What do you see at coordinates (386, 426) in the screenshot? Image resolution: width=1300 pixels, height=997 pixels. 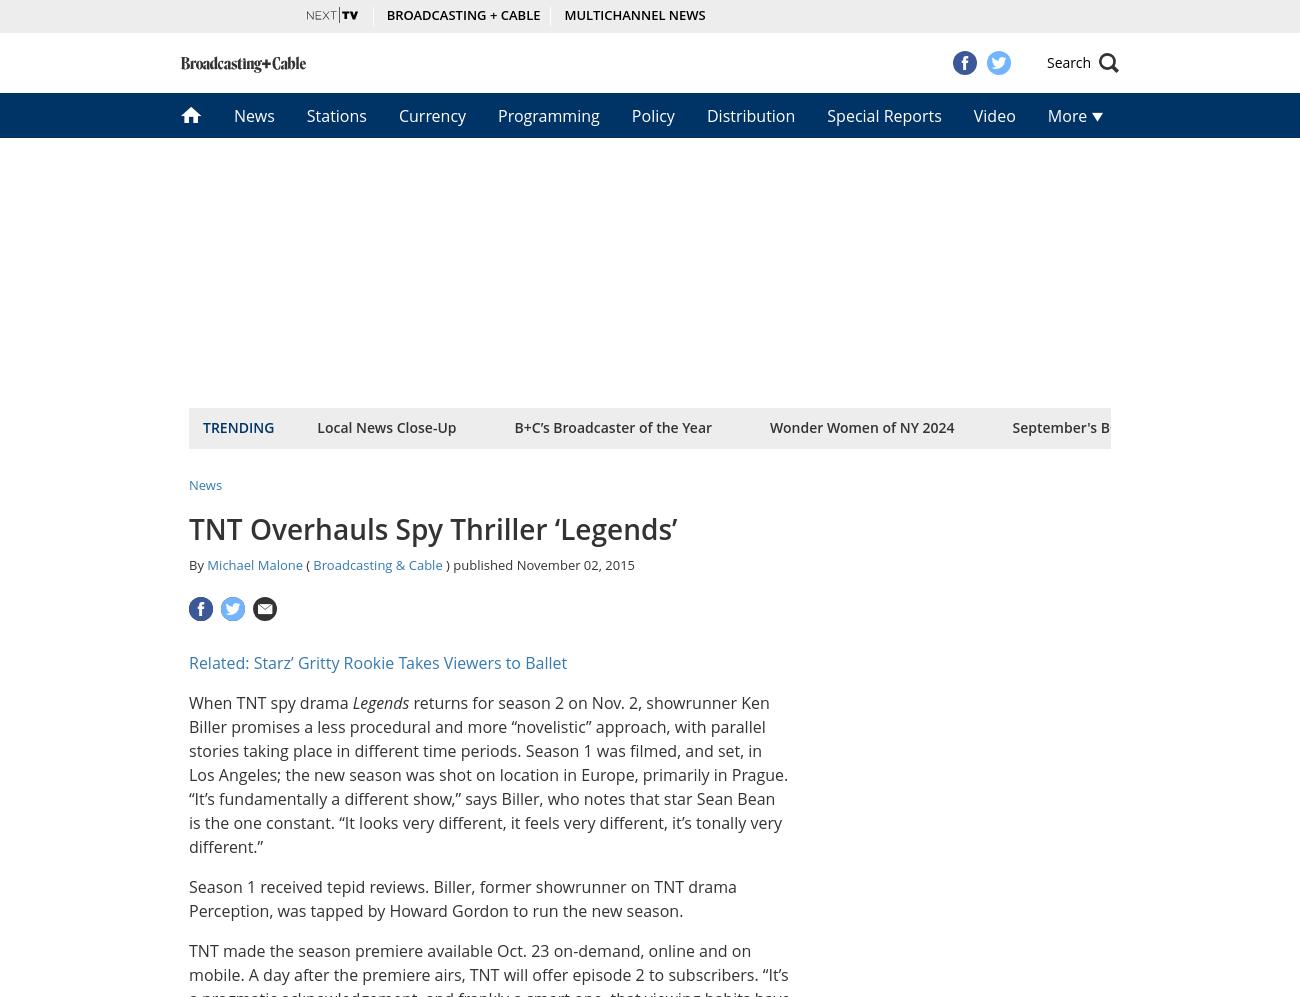 I see `'Local News Close-Up'` at bounding box center [386, 426].